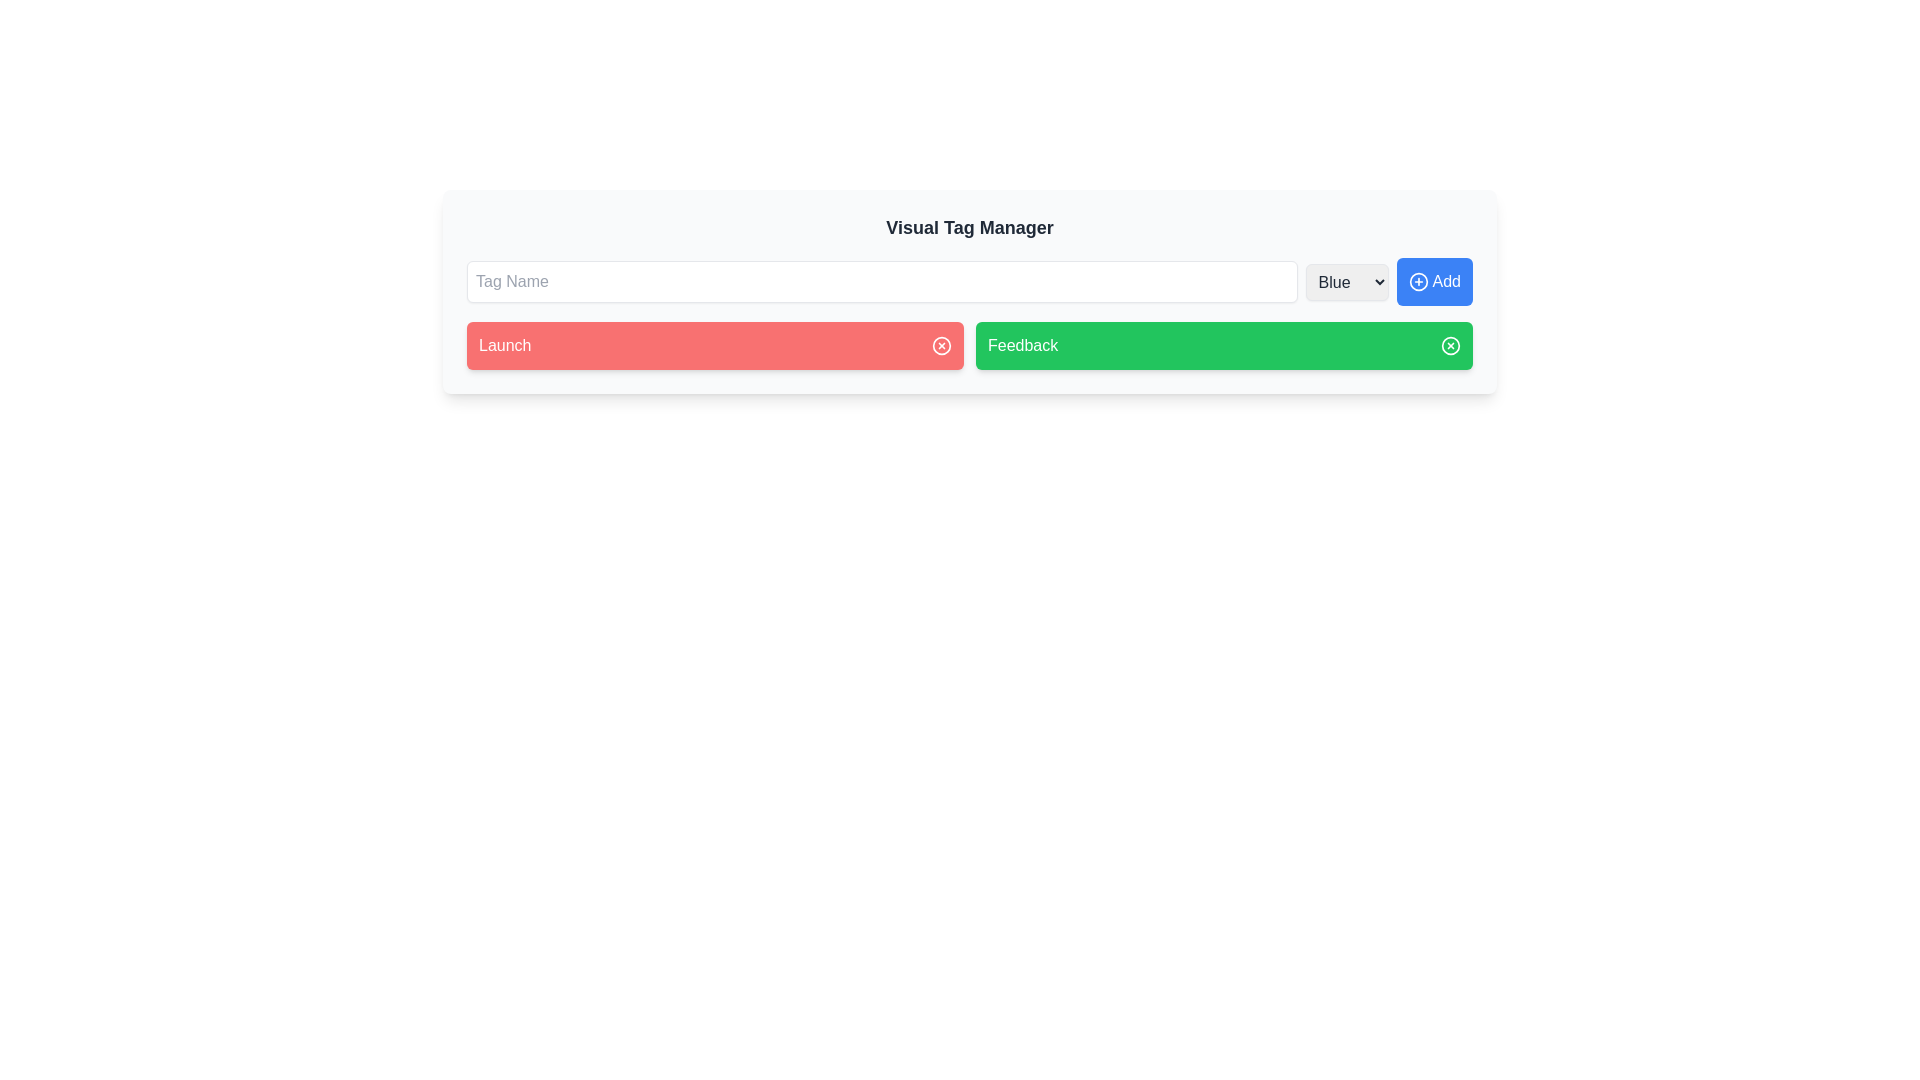  I want to click on the 'Feedback' button, which is a green rectangular button with white text, so click(1023, 345).